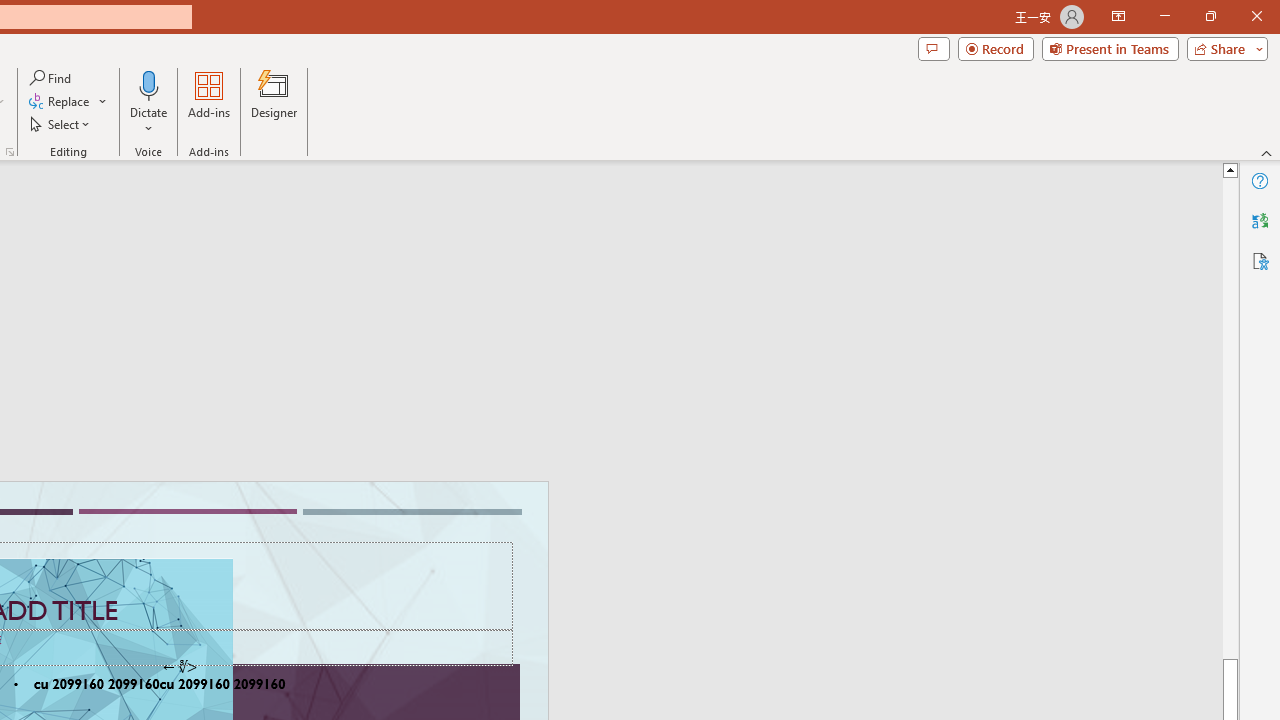 The image size is (1280, 720). What do you see at coordinates (1229, 417) in the screenshot?
I see `'Page up'` at bounding box center [1229, 417].